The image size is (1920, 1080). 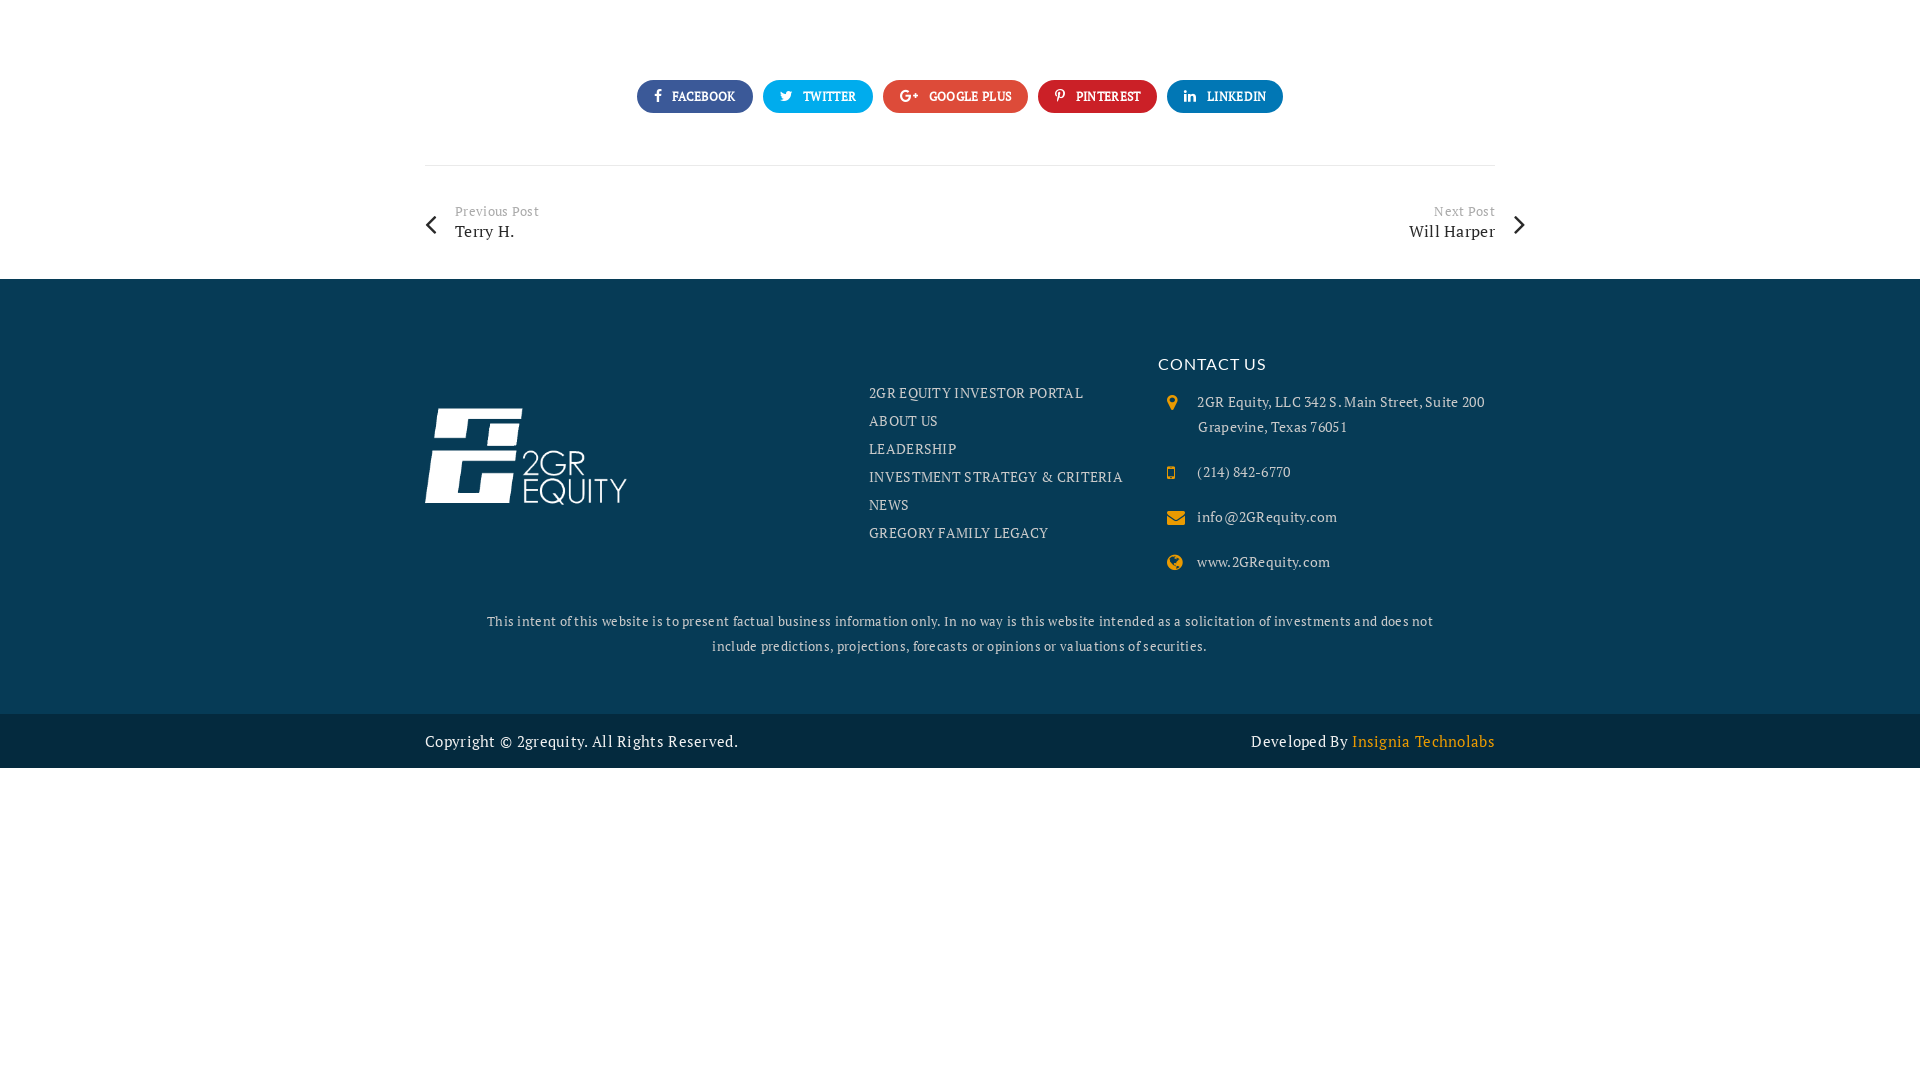 I want to click on 'ABOUT US', so click(x=902, y=419).